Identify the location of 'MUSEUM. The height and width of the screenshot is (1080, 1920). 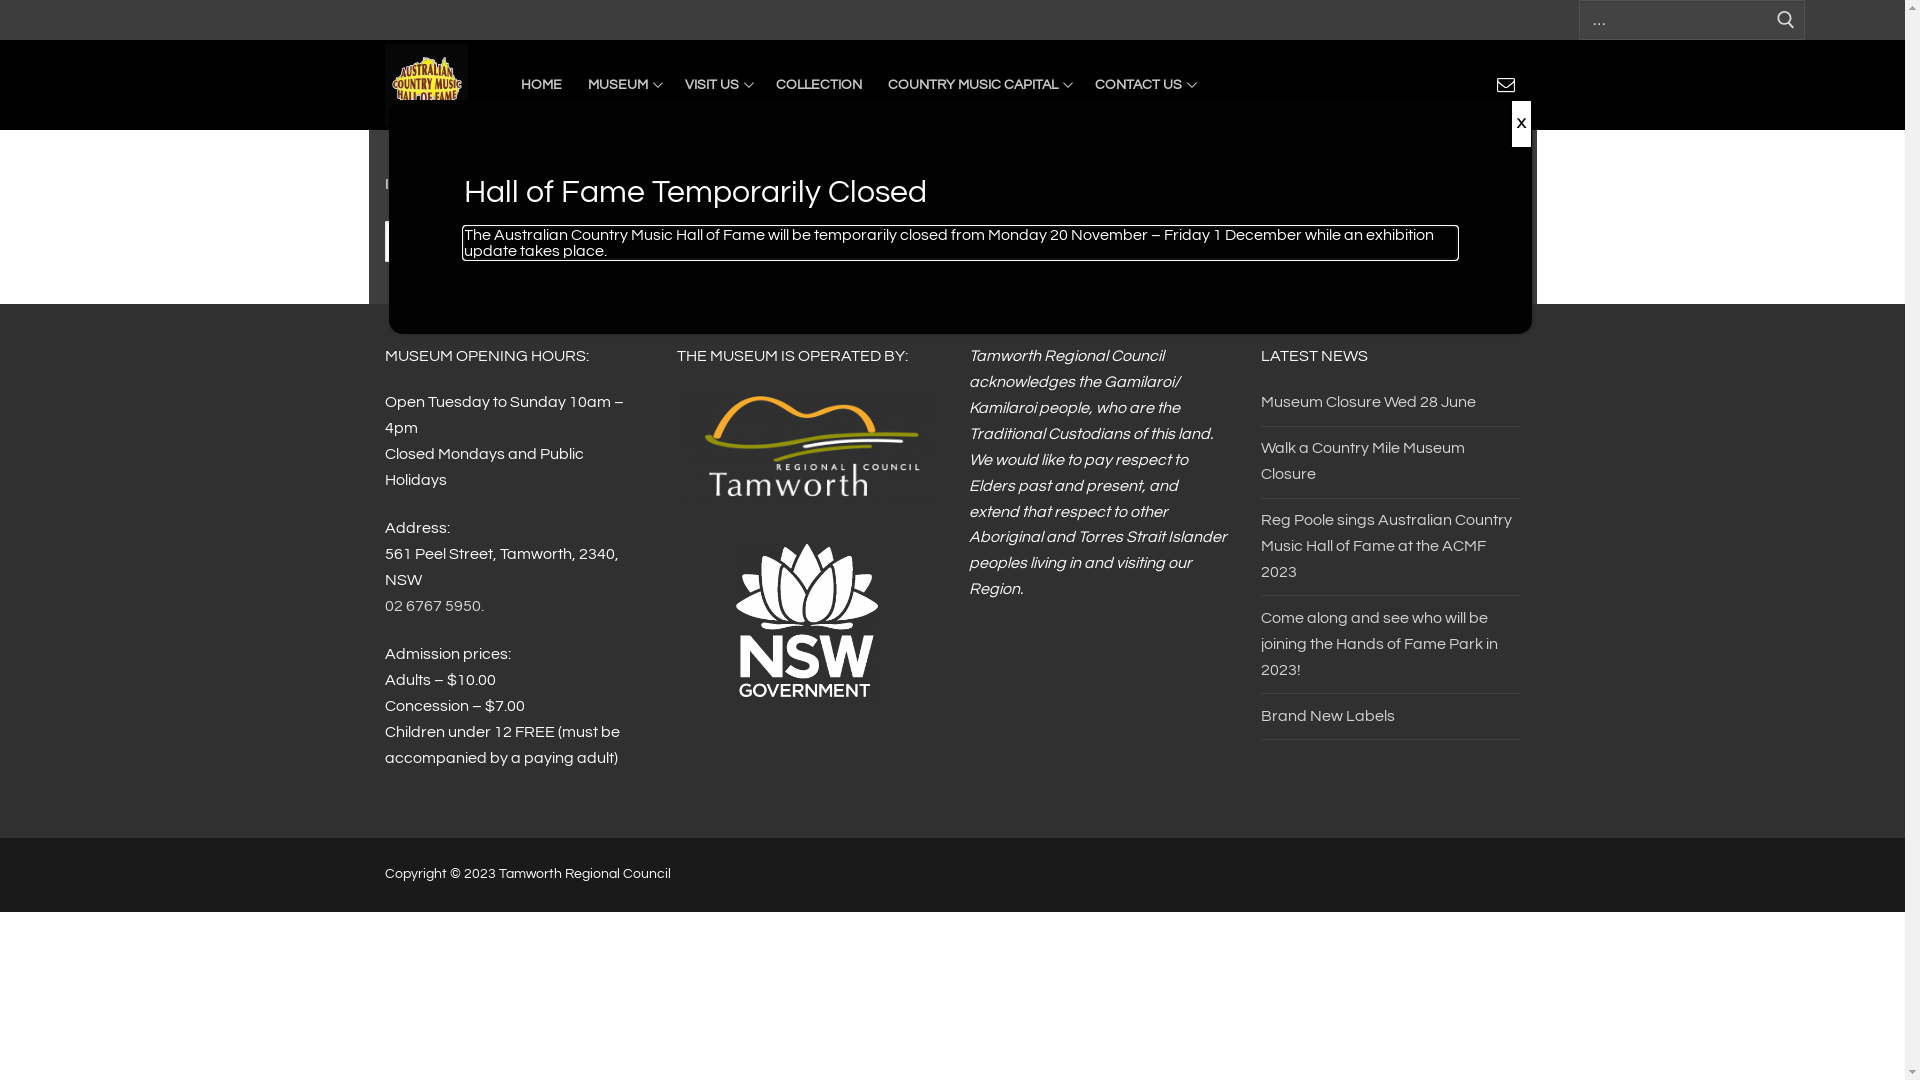
(621, 84).